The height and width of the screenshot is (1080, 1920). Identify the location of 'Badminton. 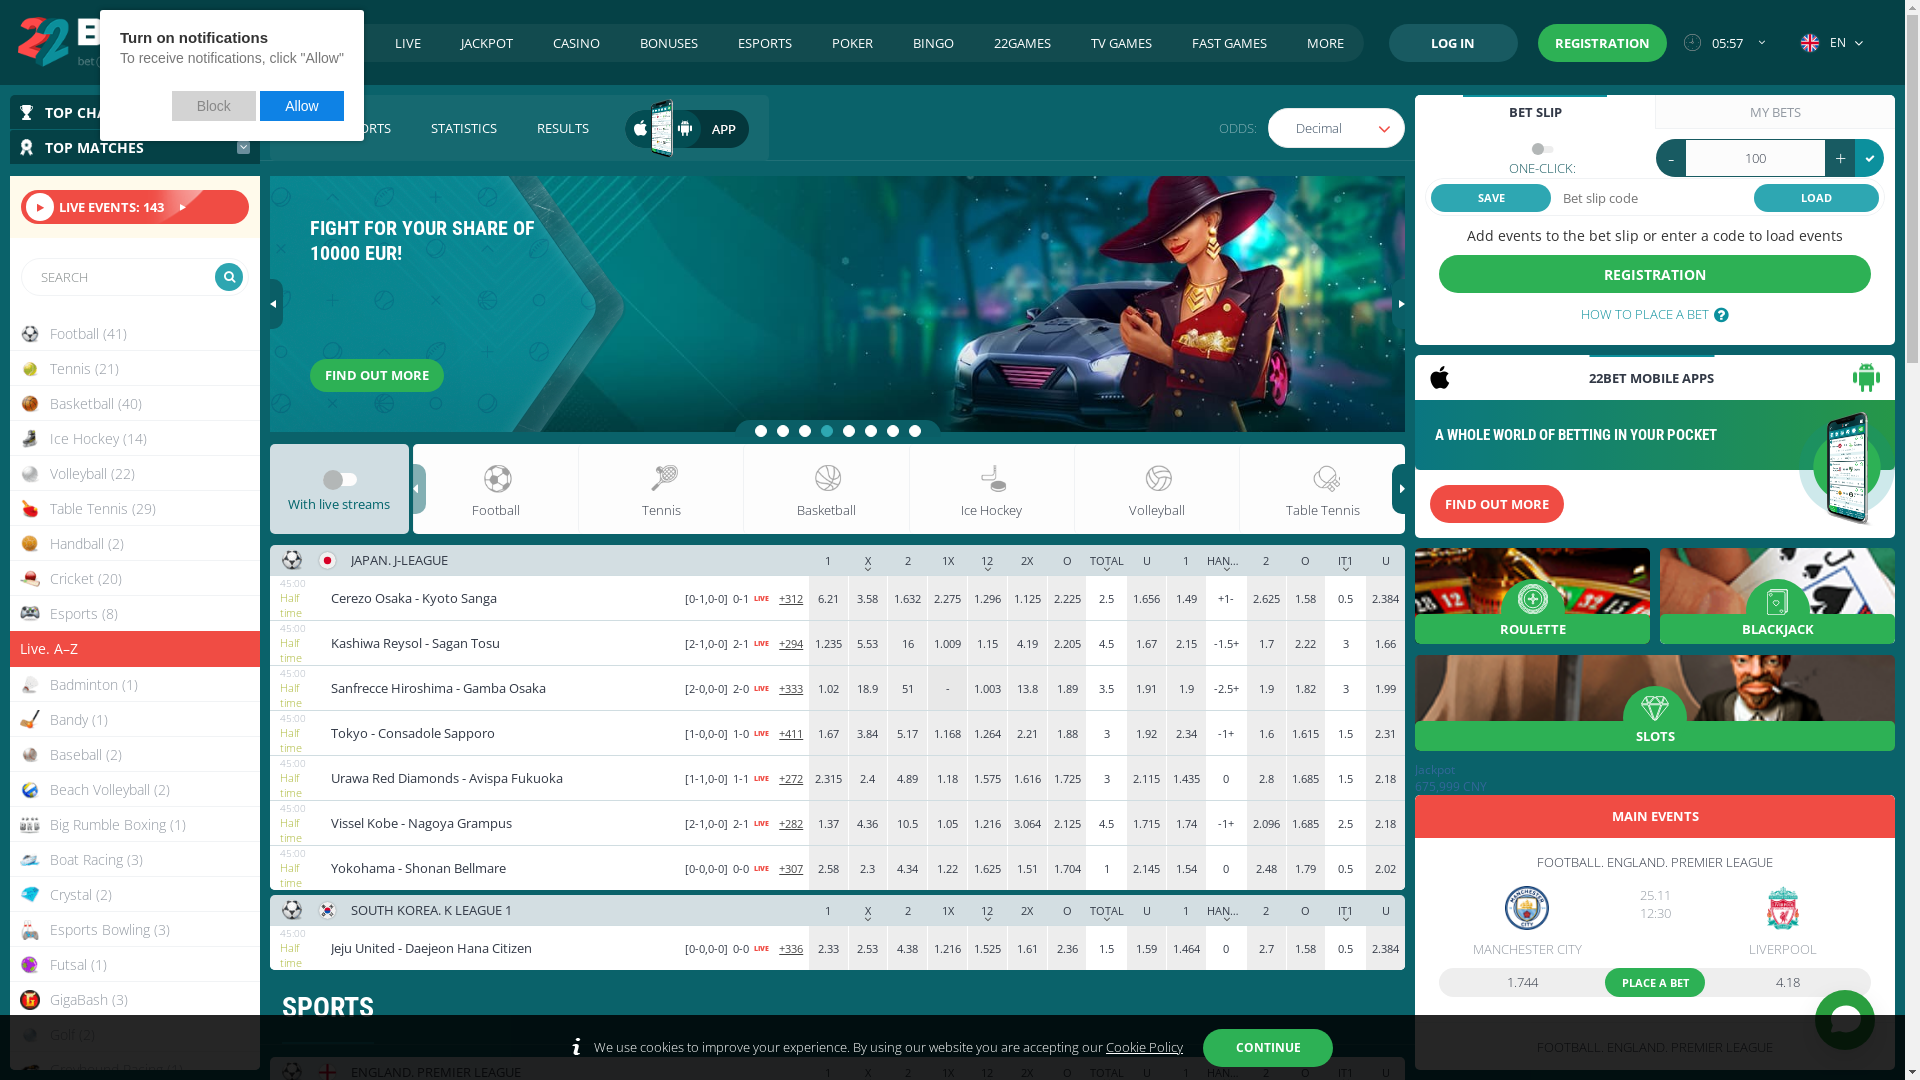
(133, 683).